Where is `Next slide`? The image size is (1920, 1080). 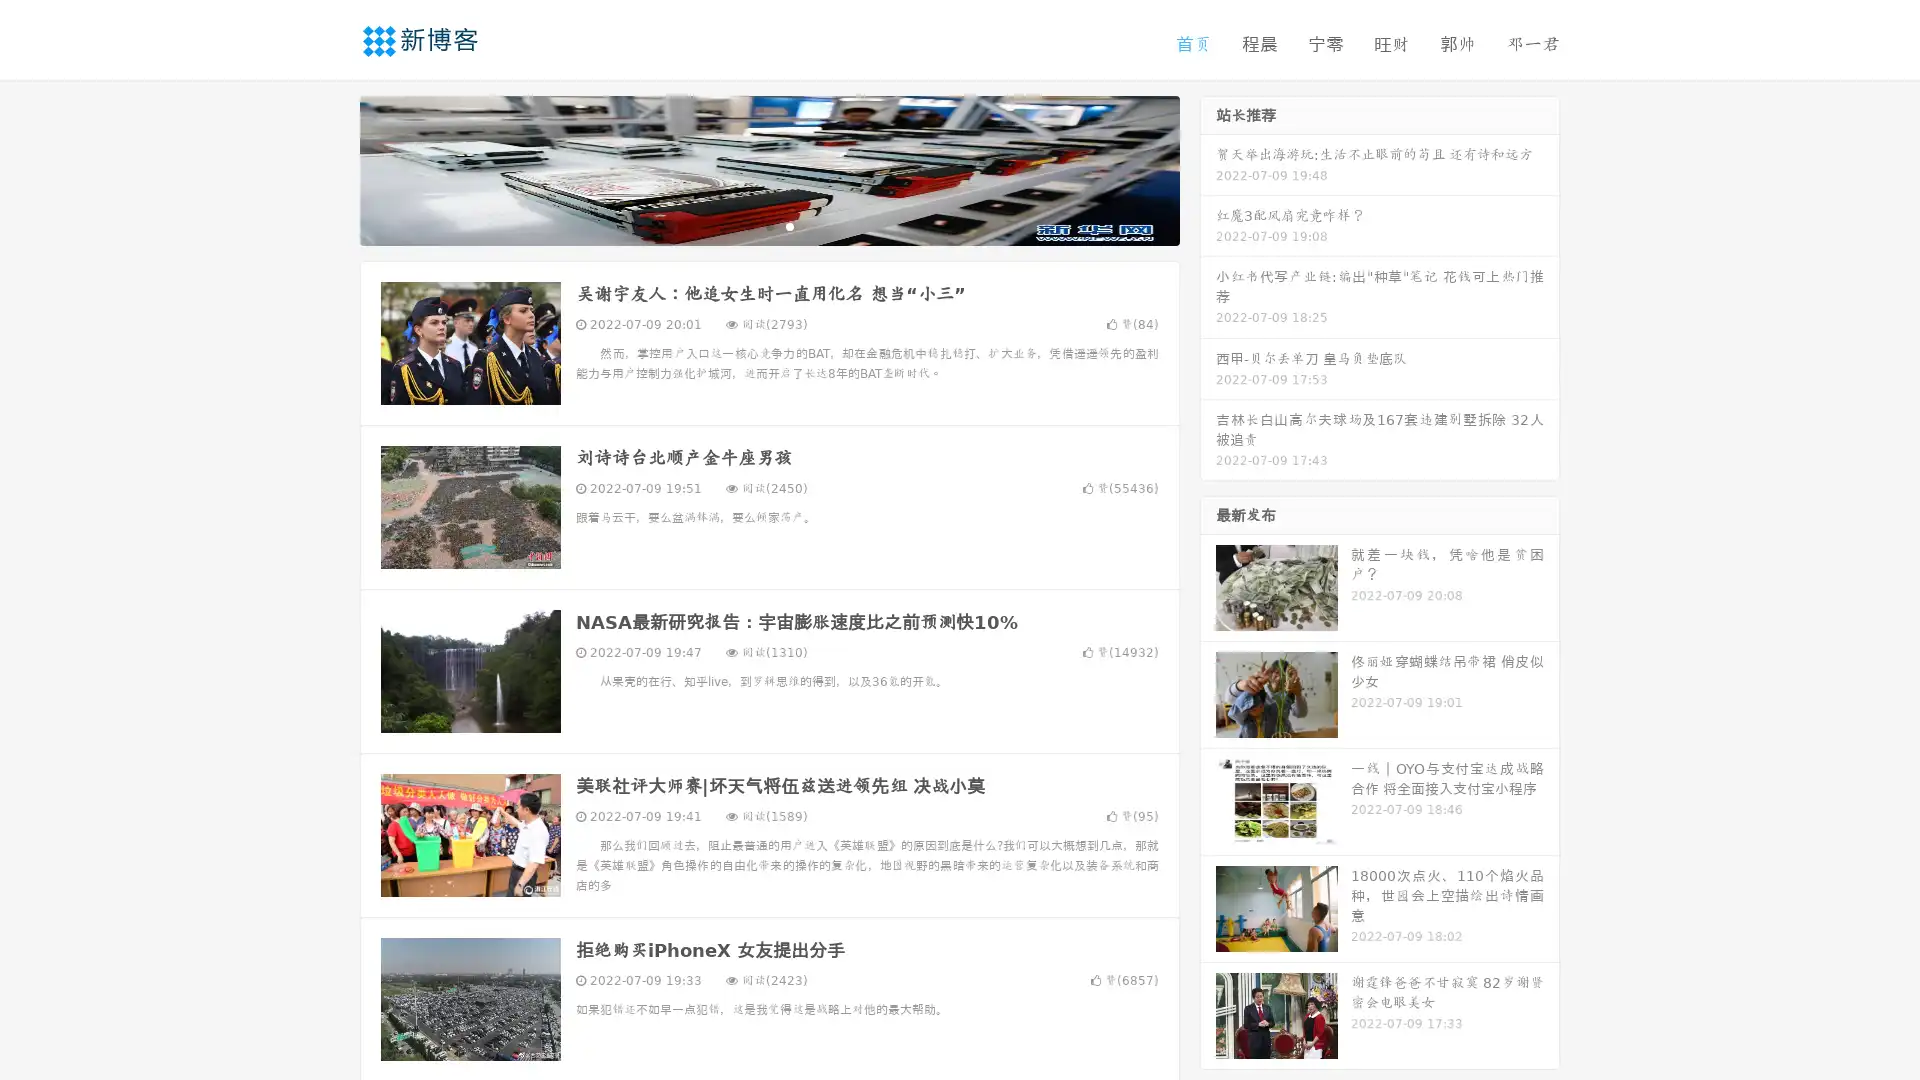 Next slide is located at coordinates (1208, 168).